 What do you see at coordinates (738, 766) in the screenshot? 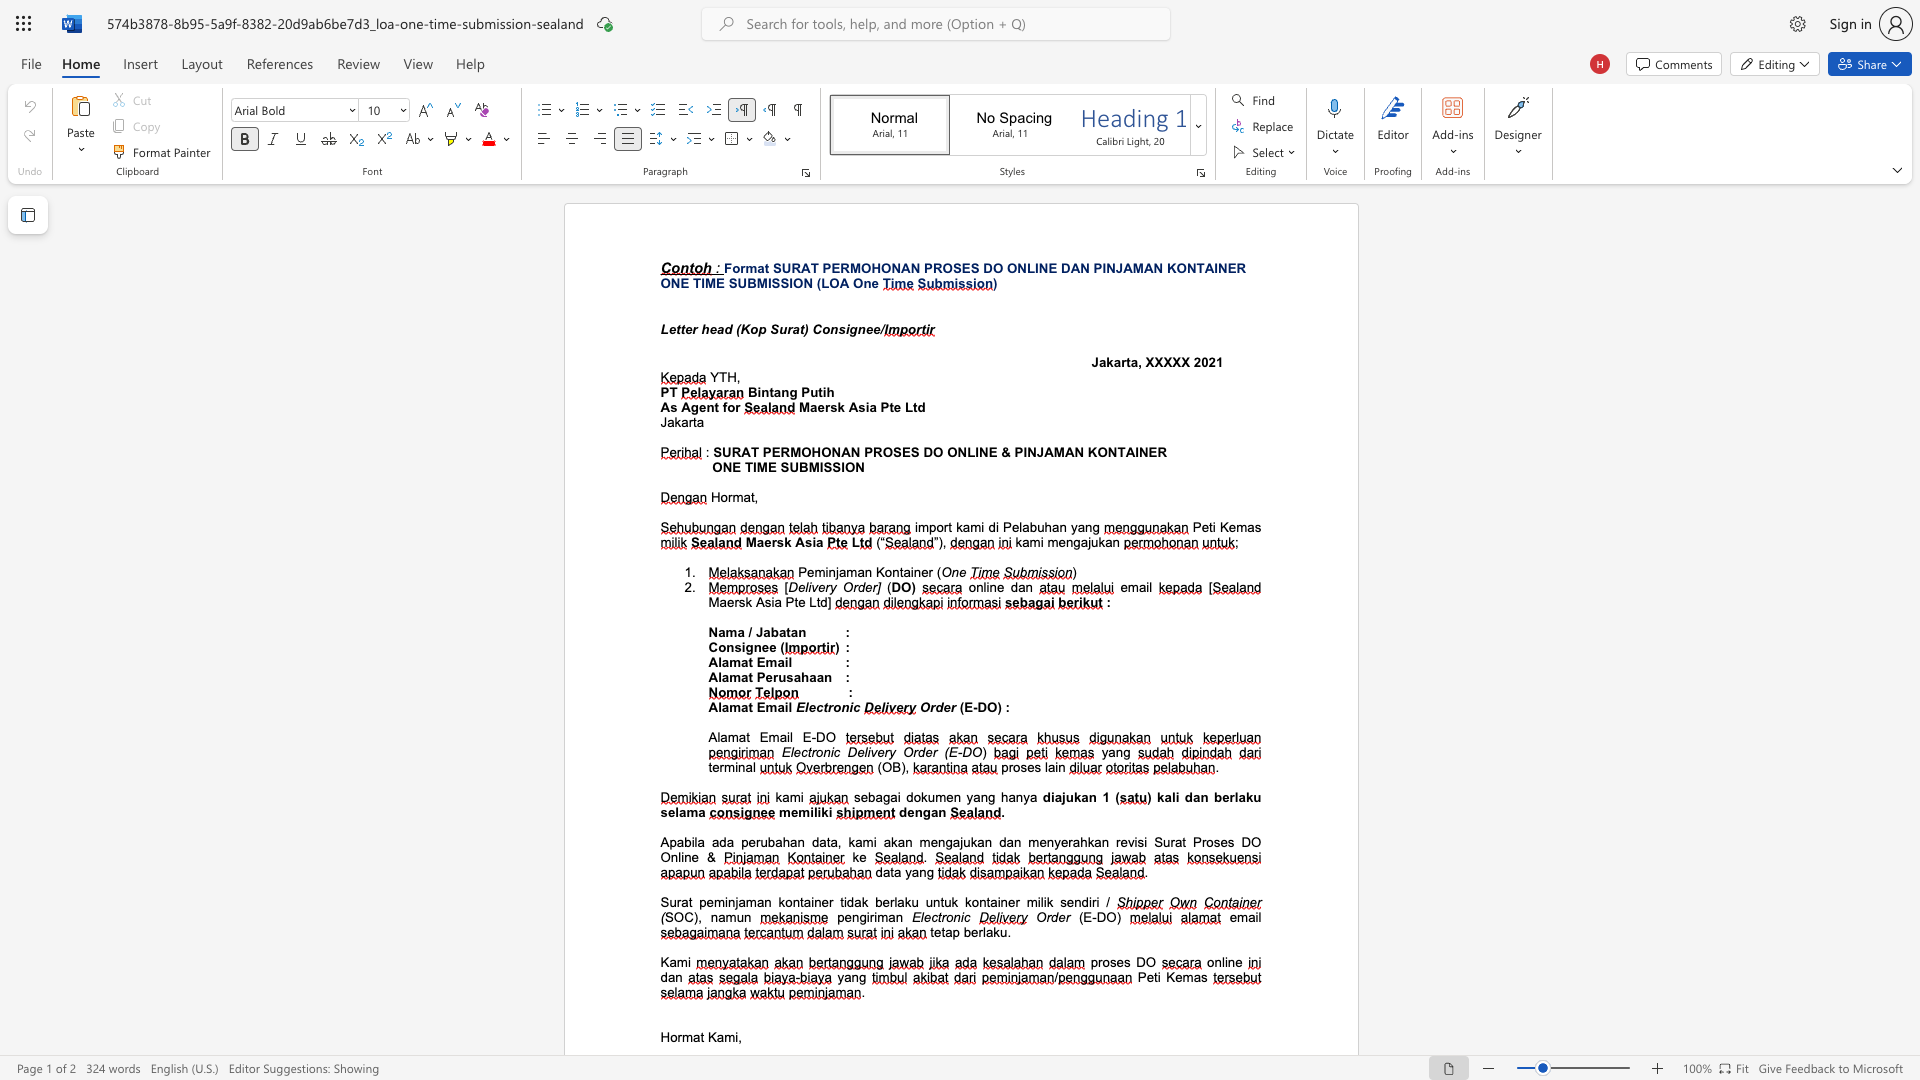
I see `the space between the continuous character "i" and "n" in the text` at bounding box center [738, 766].